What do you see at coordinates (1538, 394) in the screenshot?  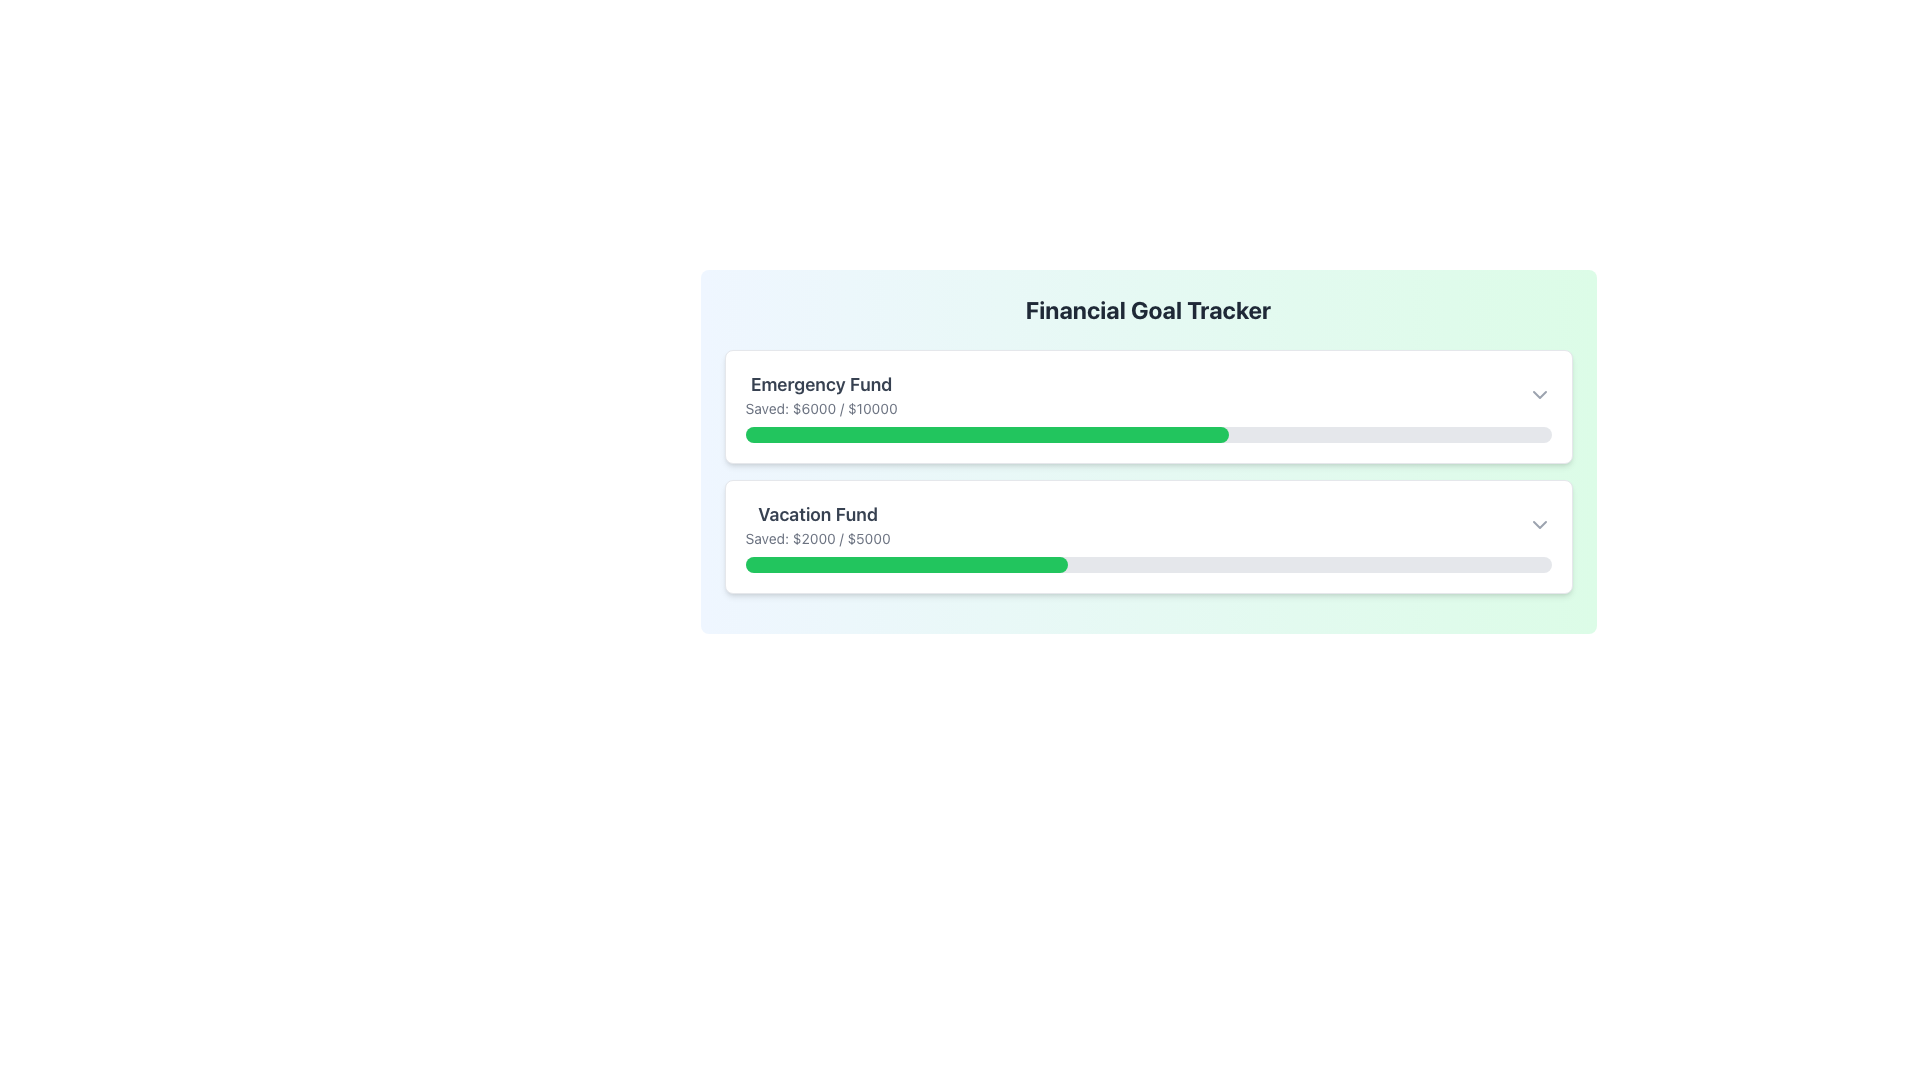 I see `the dropdown toggle button icon resembling a downward-facing chevron arrow located at the rightmost part of the 'Emergency Fund' section to trigger the color change effect` at bounding box center [1538, 394].